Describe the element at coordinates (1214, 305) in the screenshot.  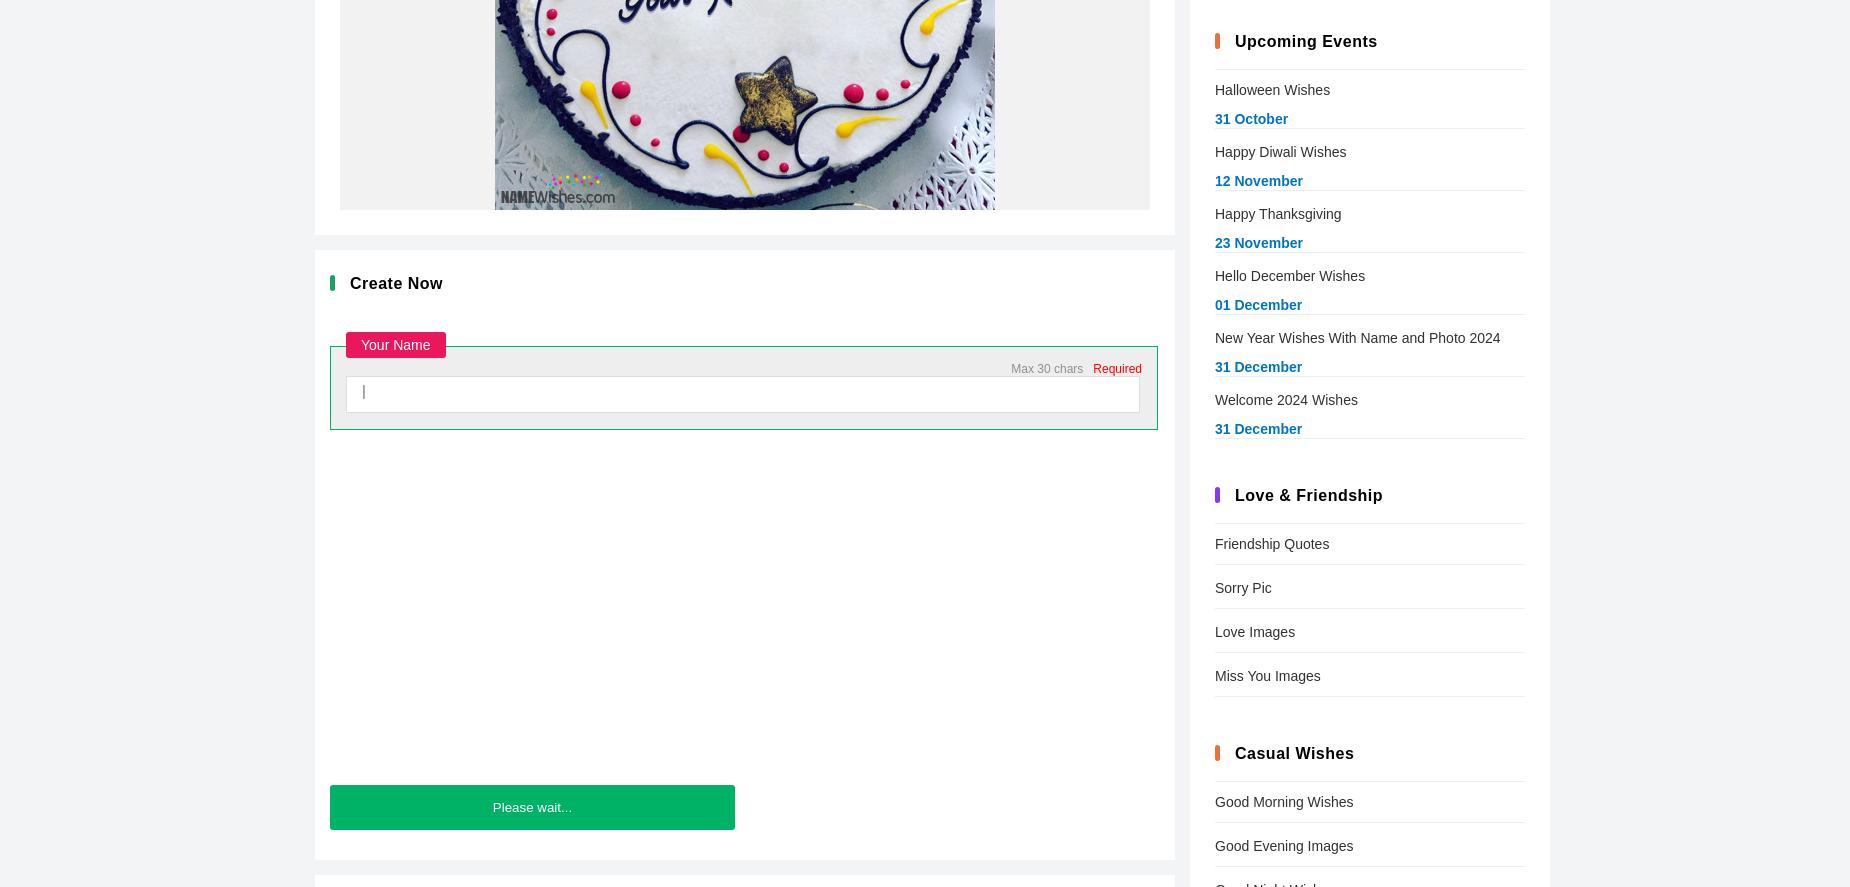
I see `'01 December'` at that location.